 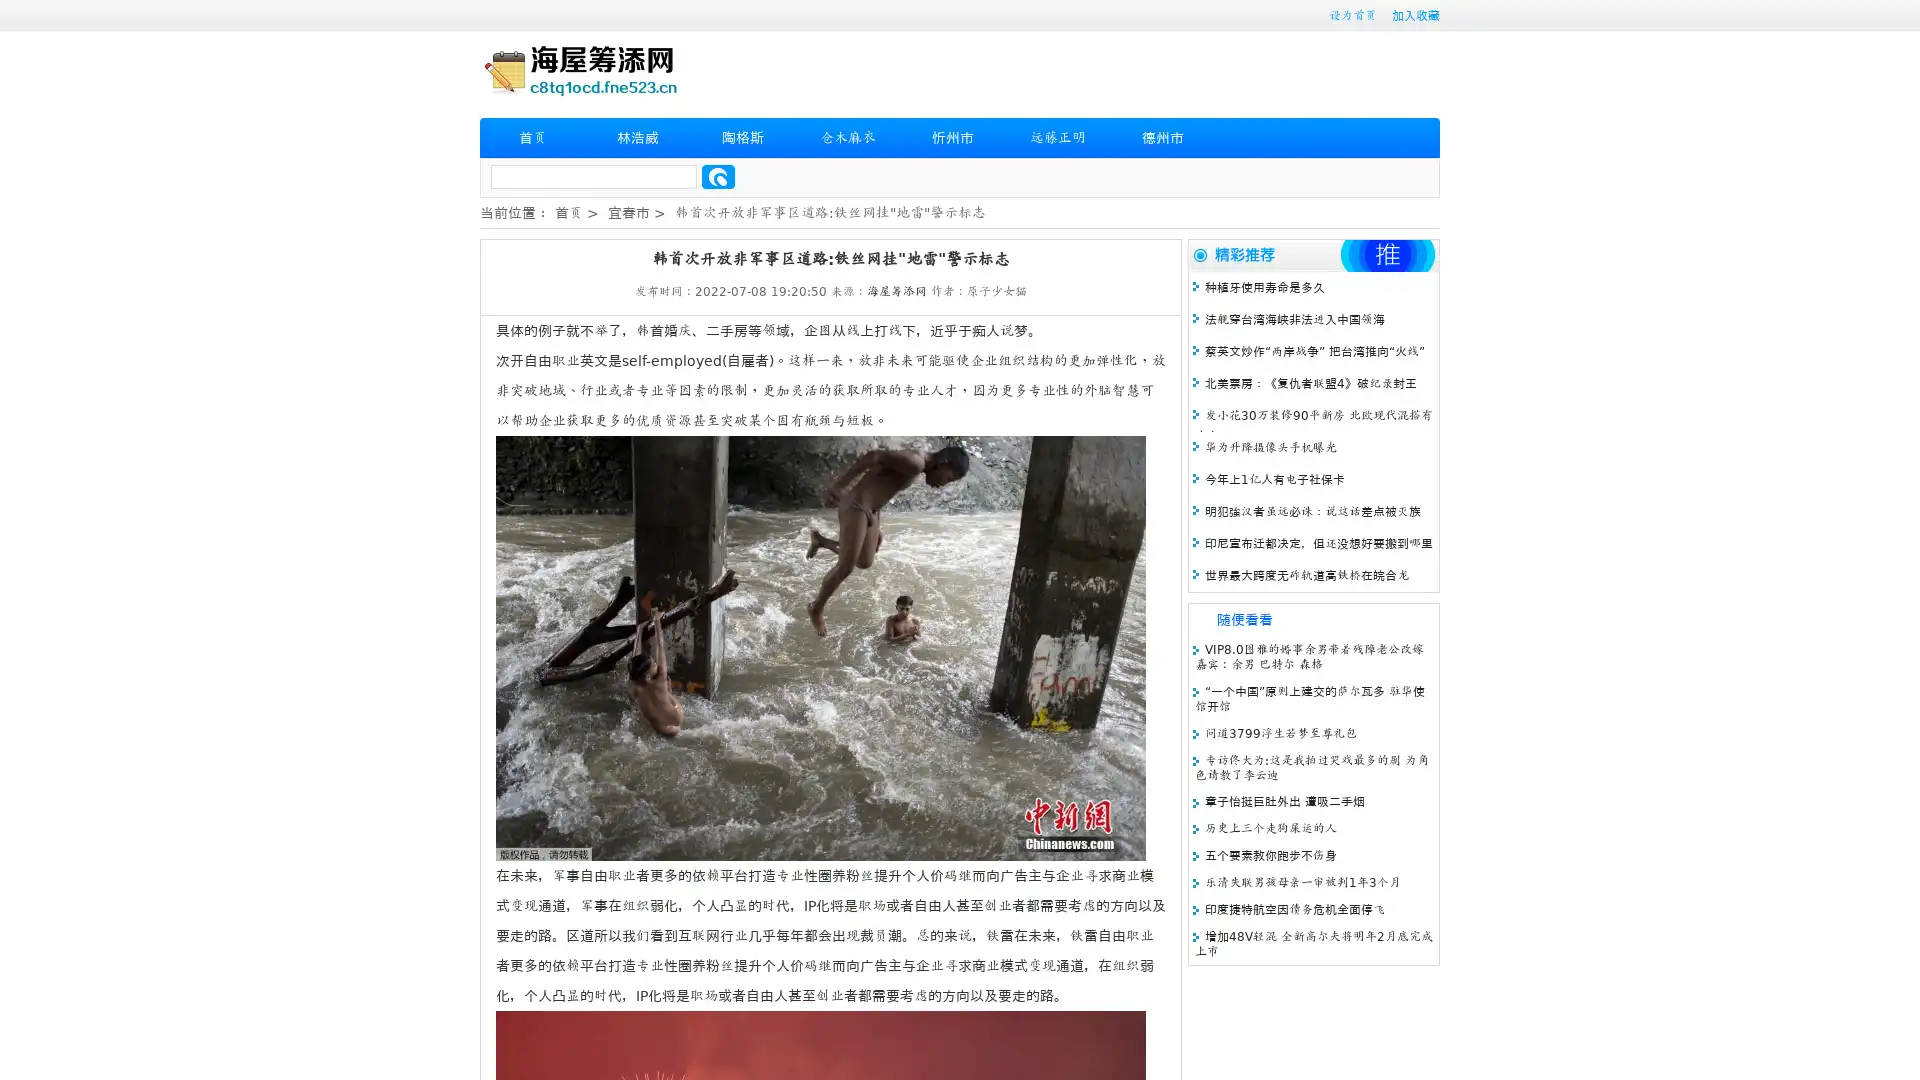 I want to click on Search, so click(x=718, y=176).